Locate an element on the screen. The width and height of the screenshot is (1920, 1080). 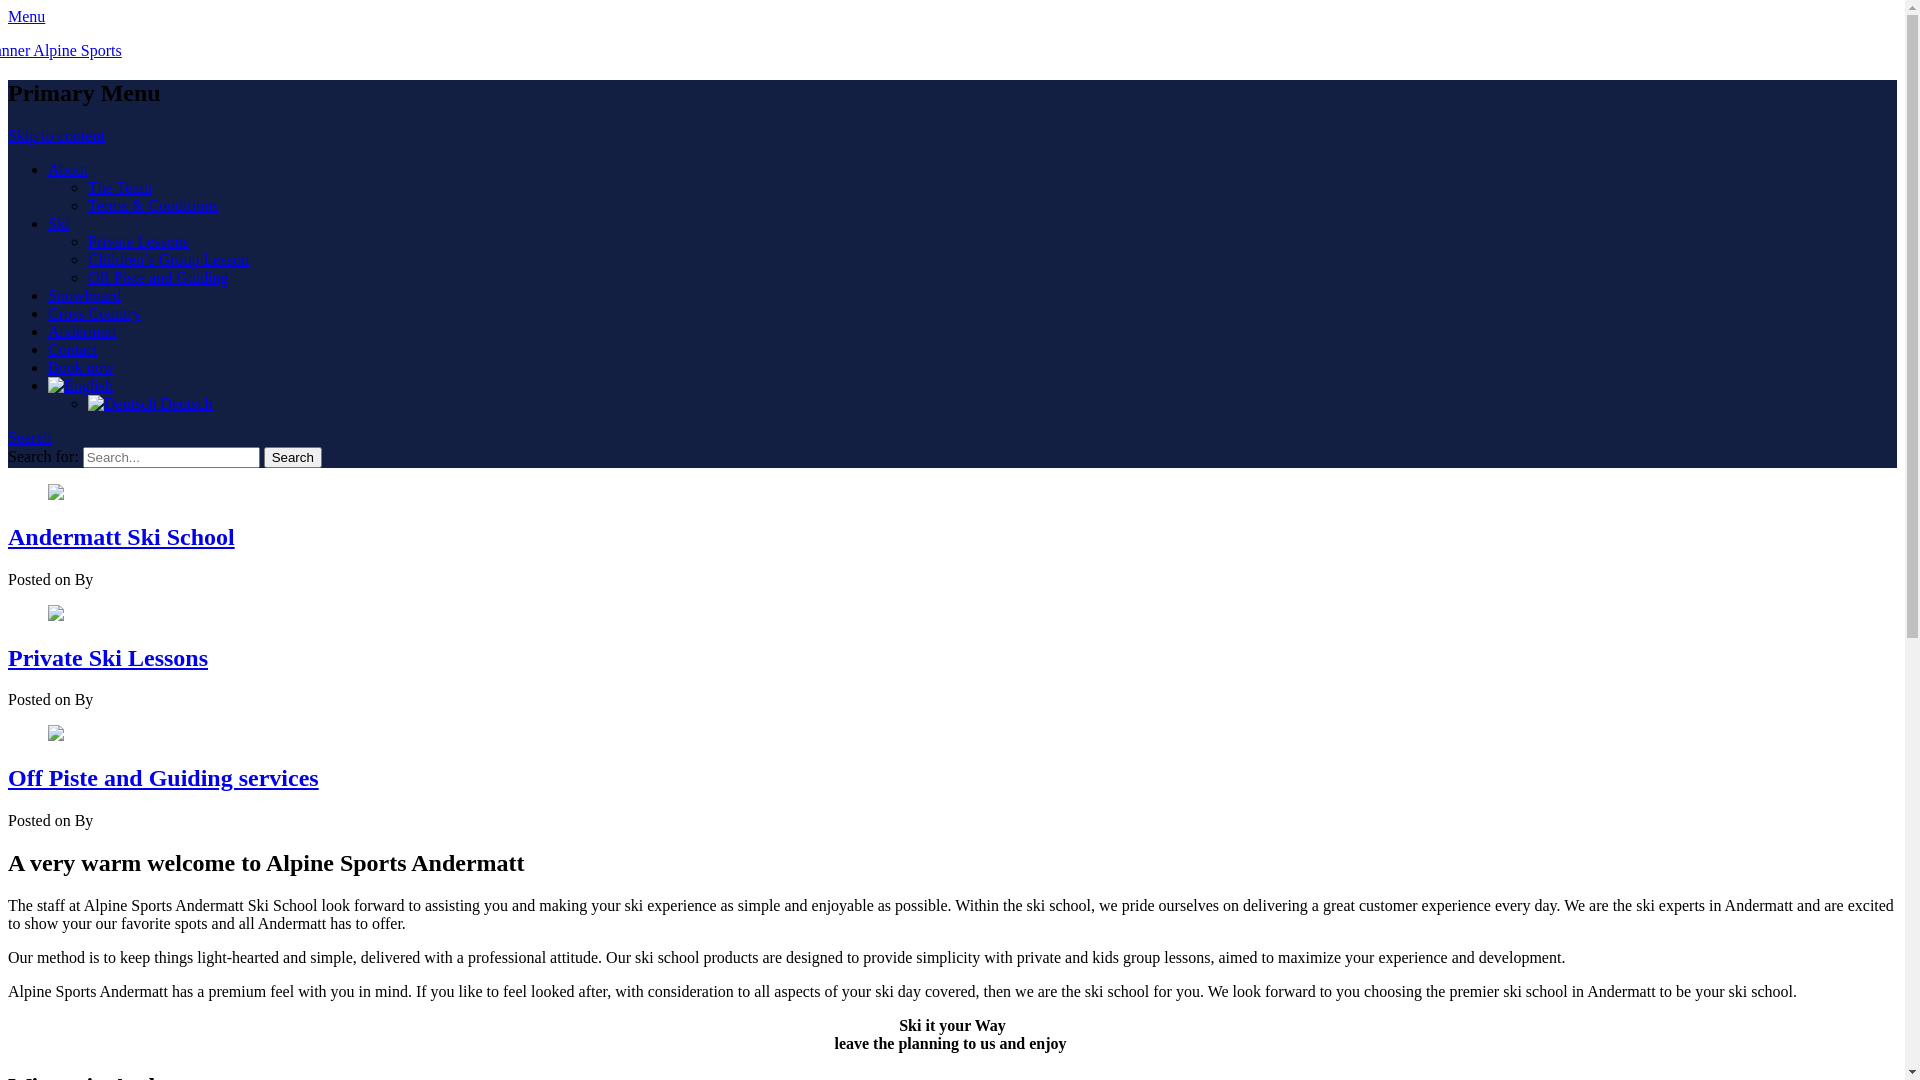
'Private Ski Lessons' is located at coordinates (107, 658).